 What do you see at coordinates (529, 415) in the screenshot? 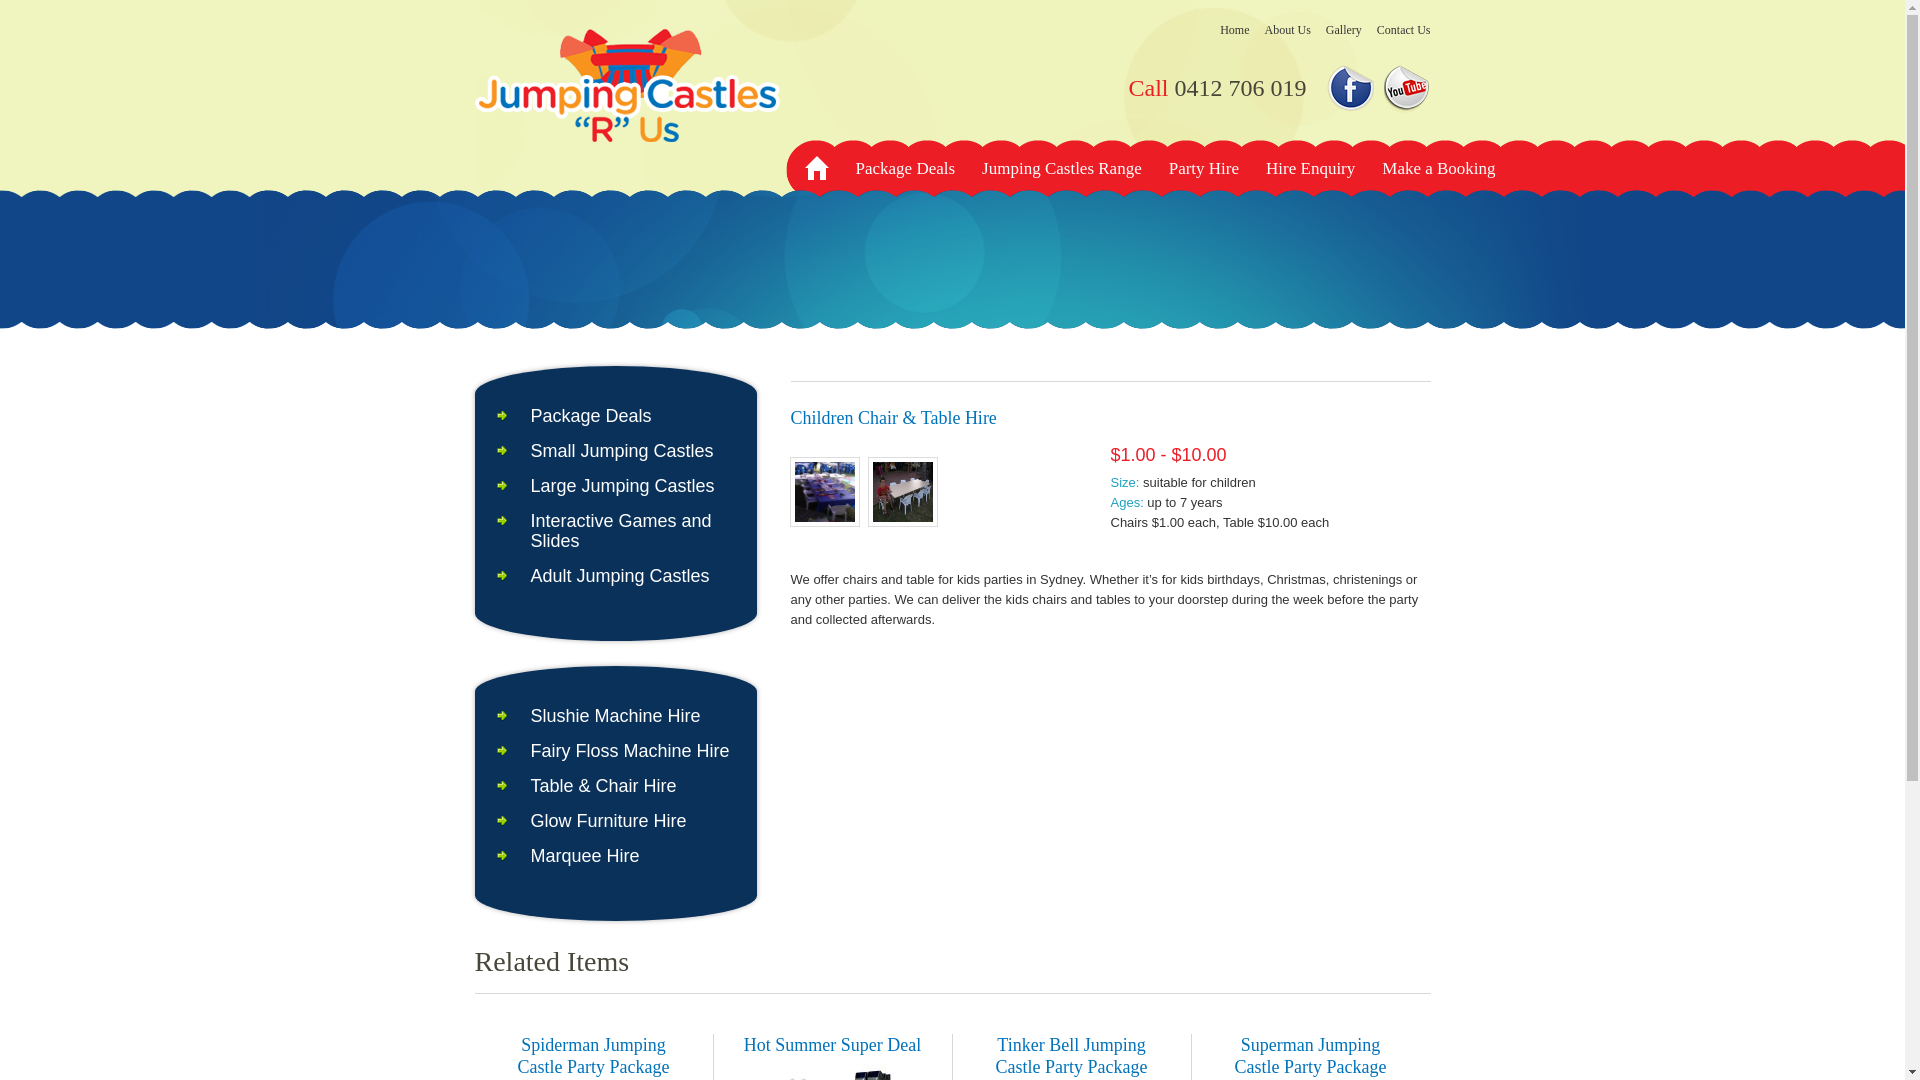
I see `'Package Deals'` at bounding box center [529, 415].